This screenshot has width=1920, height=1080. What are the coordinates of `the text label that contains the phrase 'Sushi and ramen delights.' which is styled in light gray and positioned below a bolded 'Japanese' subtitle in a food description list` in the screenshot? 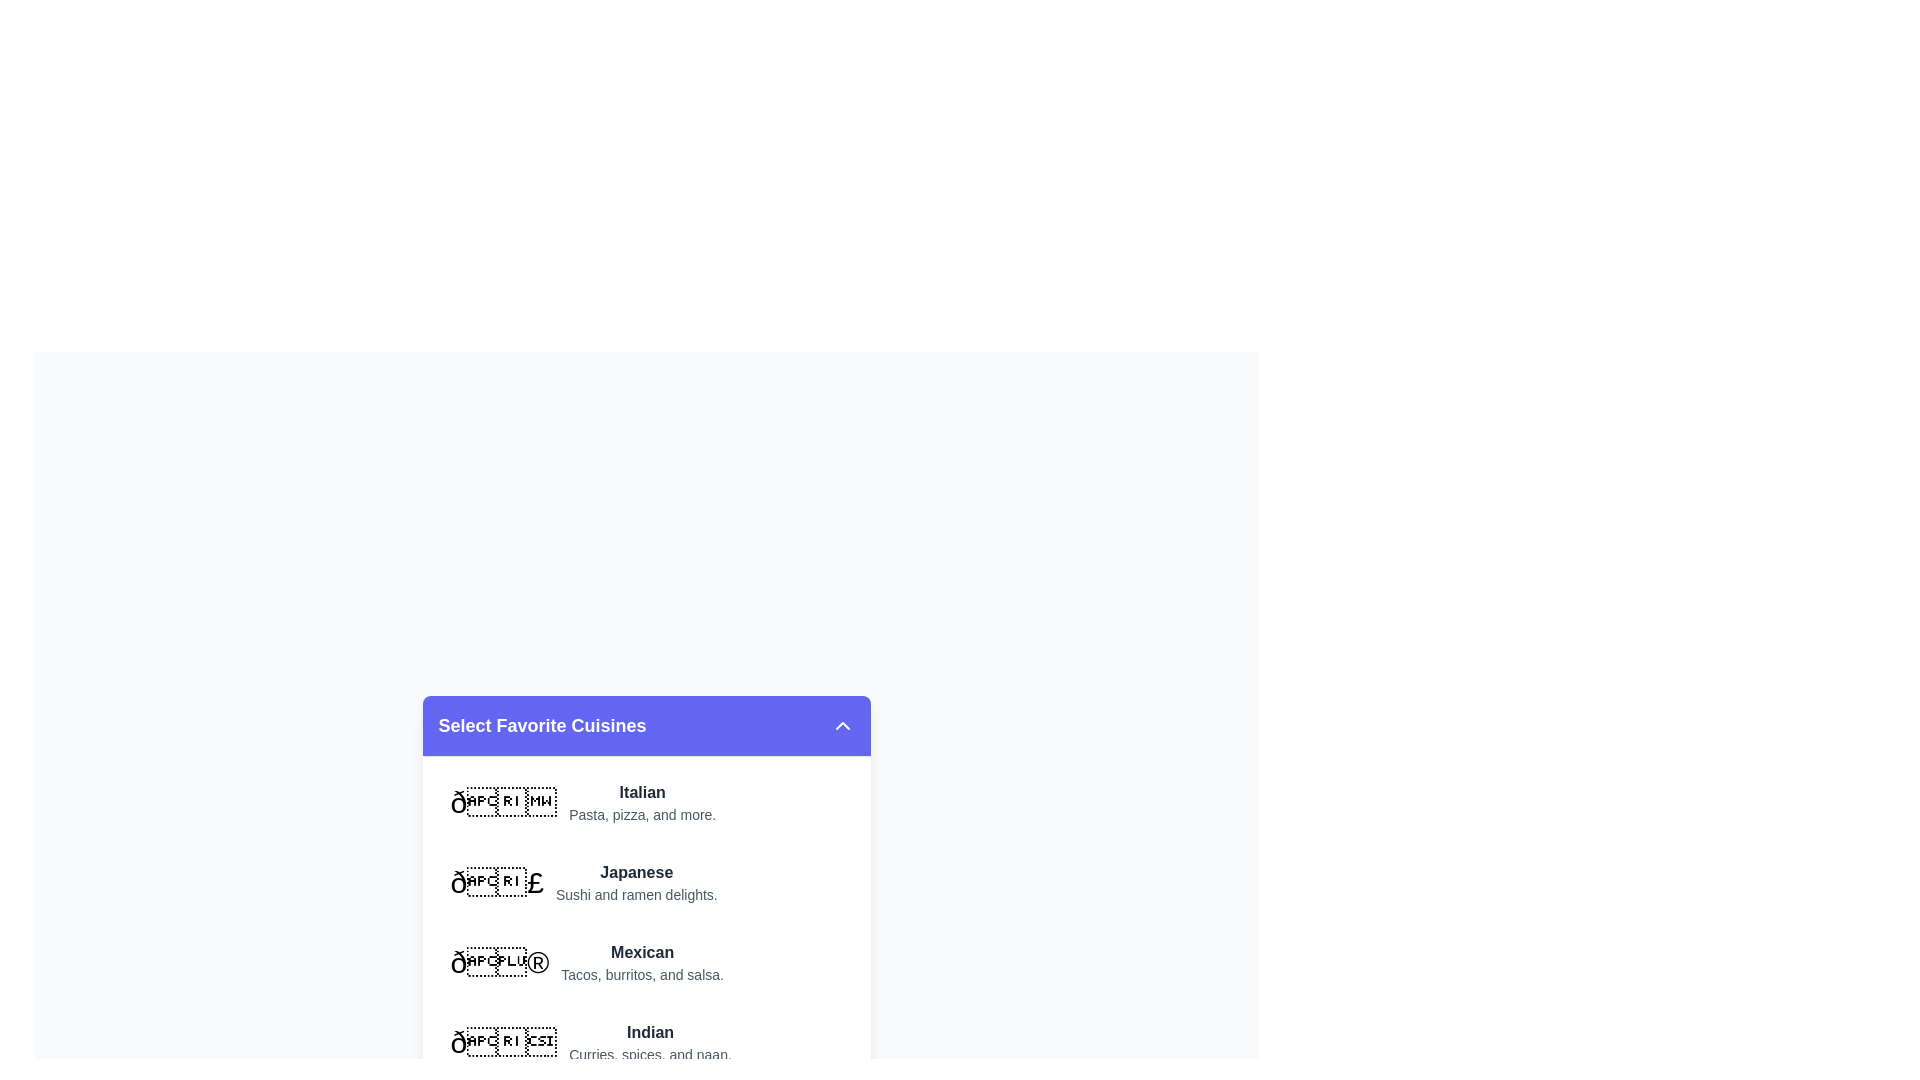 It's located at (635, 893).